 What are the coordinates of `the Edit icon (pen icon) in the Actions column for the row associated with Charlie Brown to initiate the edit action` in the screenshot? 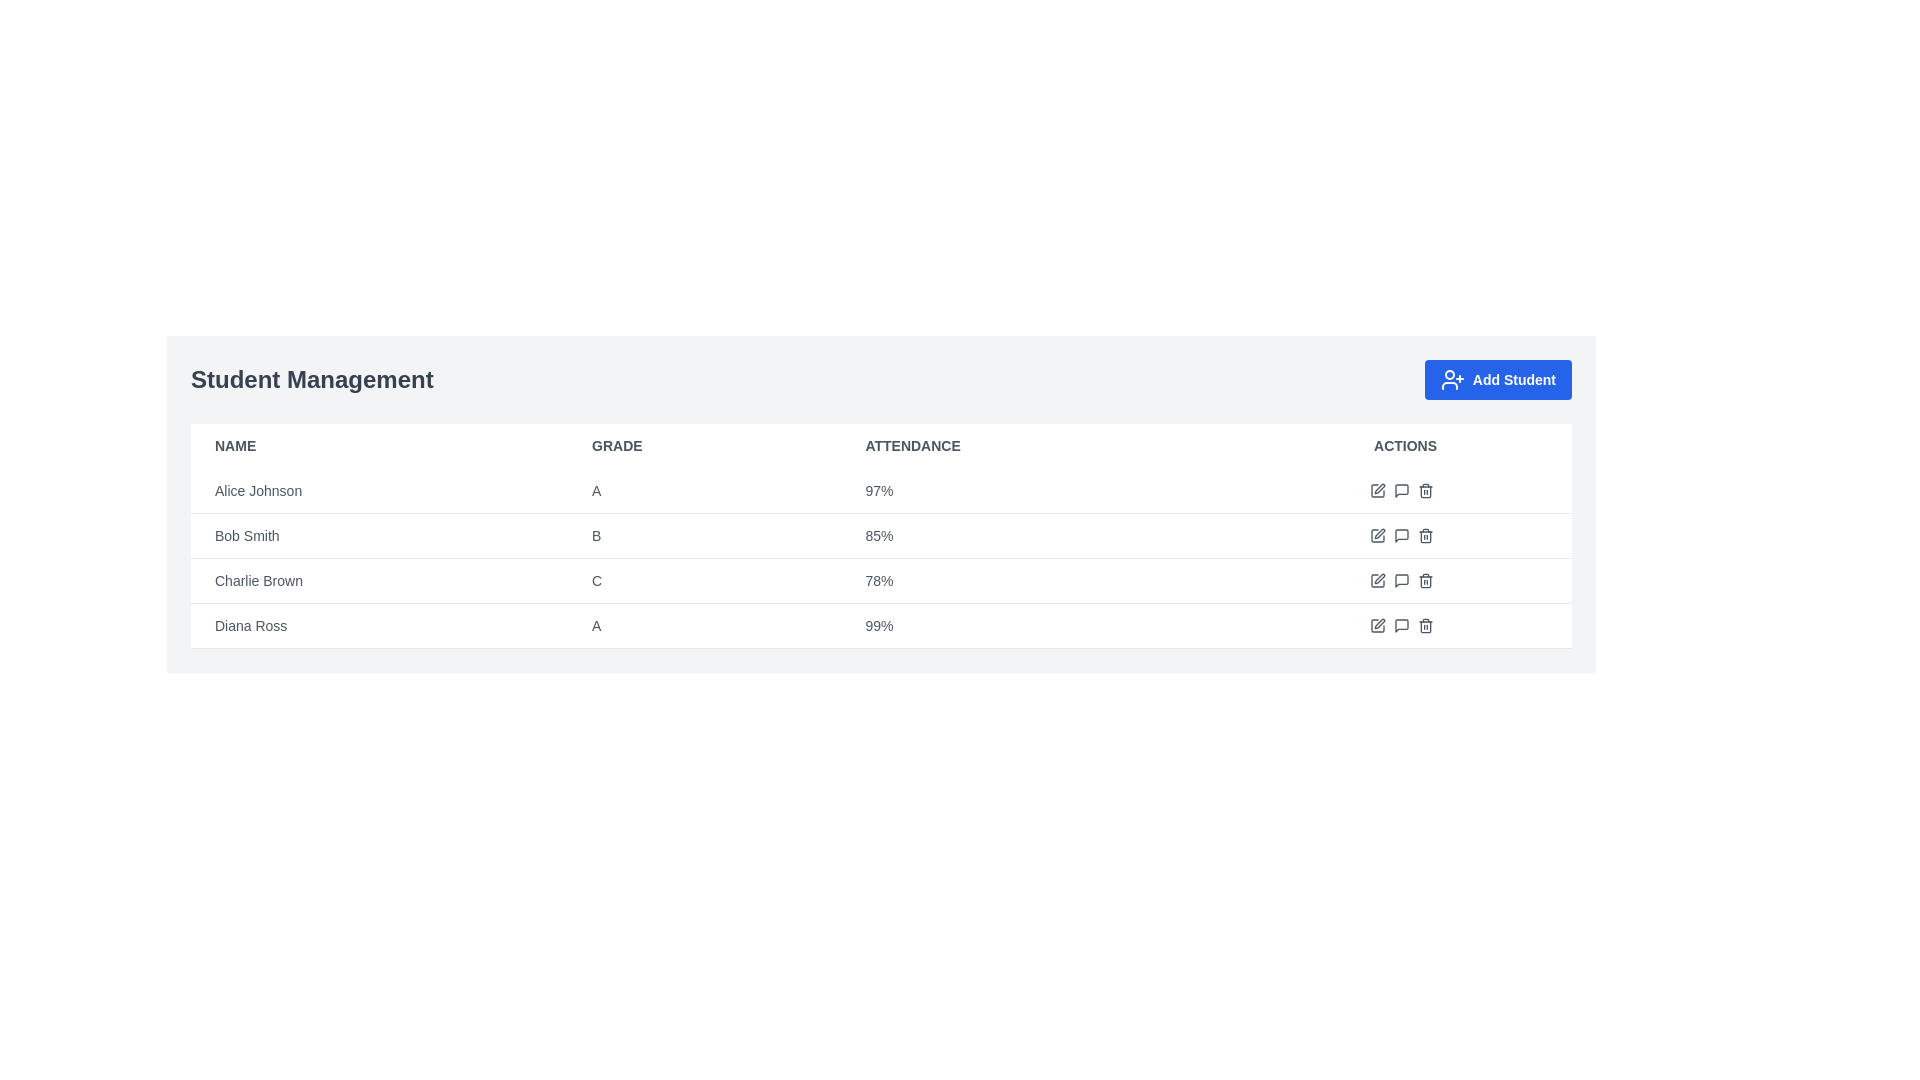 It's located at (1378, 578).